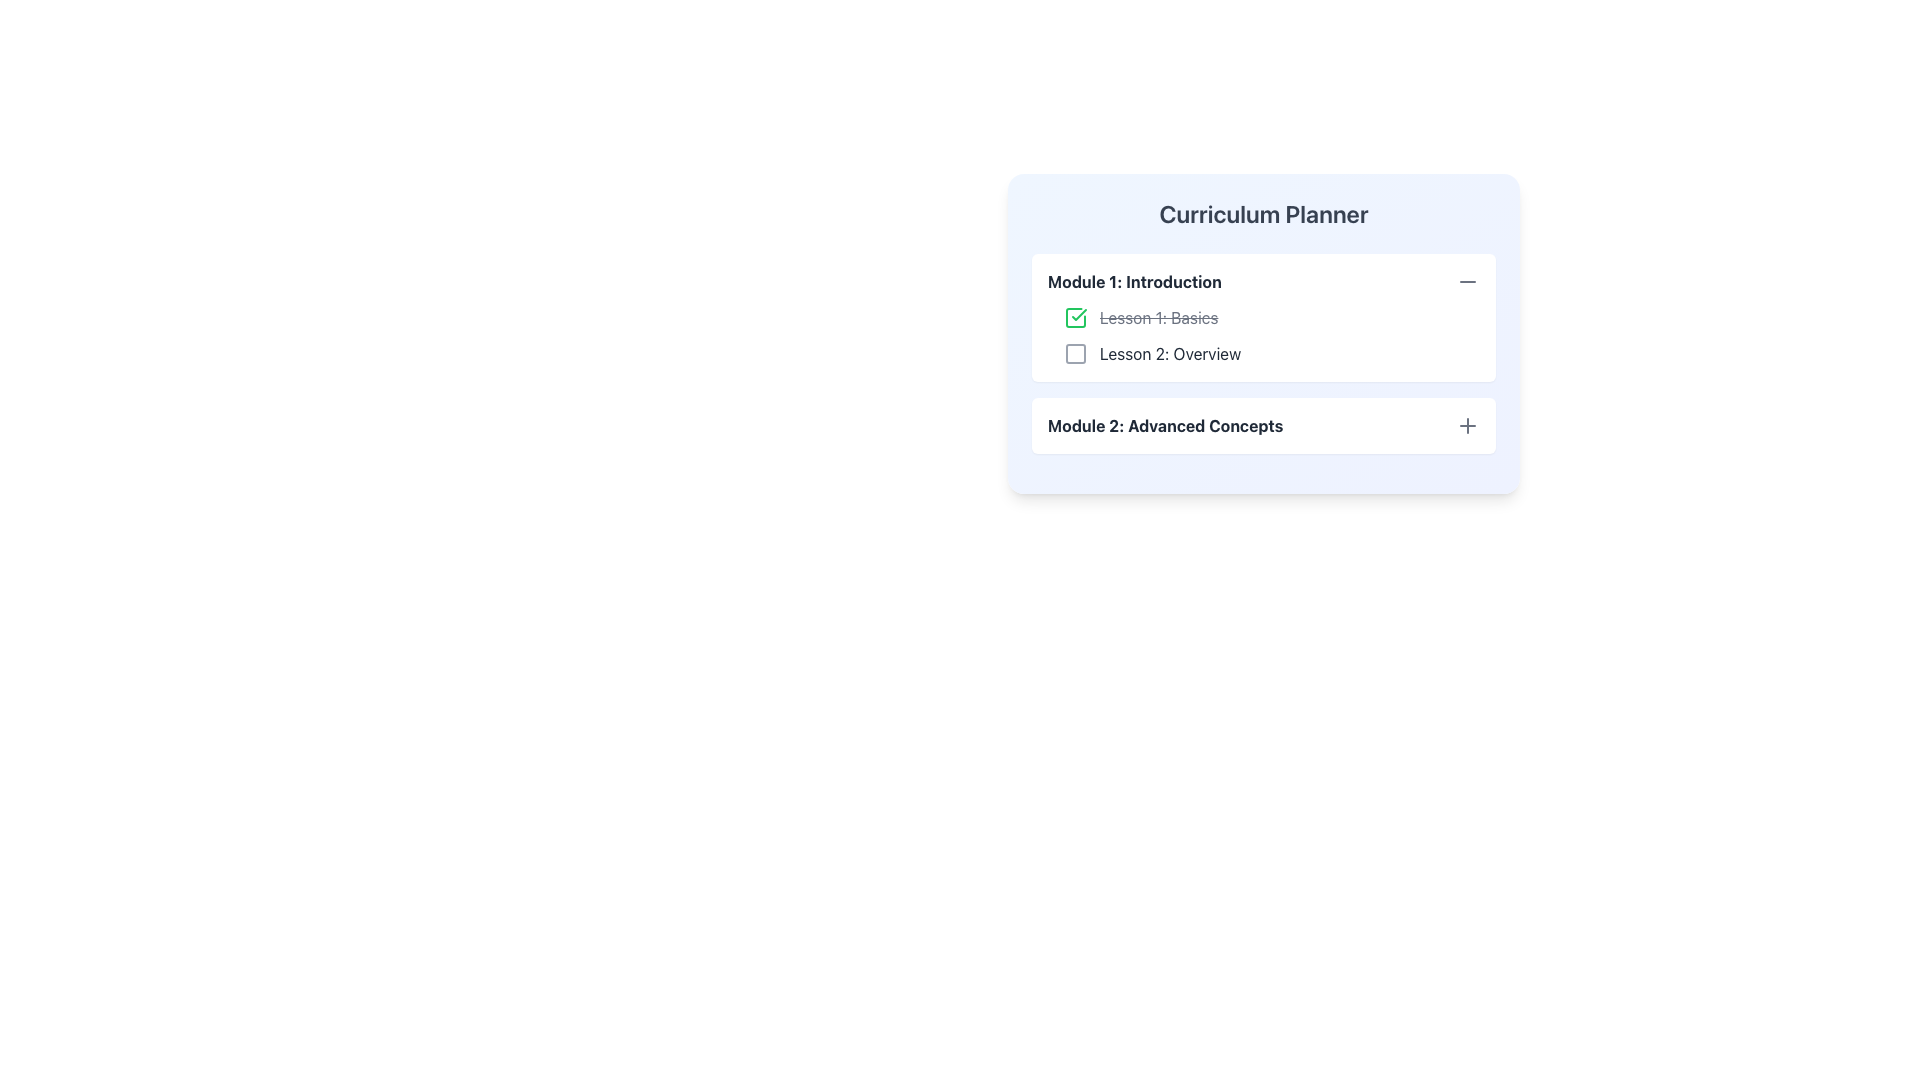  Describe the element at coordinates (1271, 316) in the screenshot. I see `the first completed lesson item in the 'Module 1: Introduction' section` at that location.